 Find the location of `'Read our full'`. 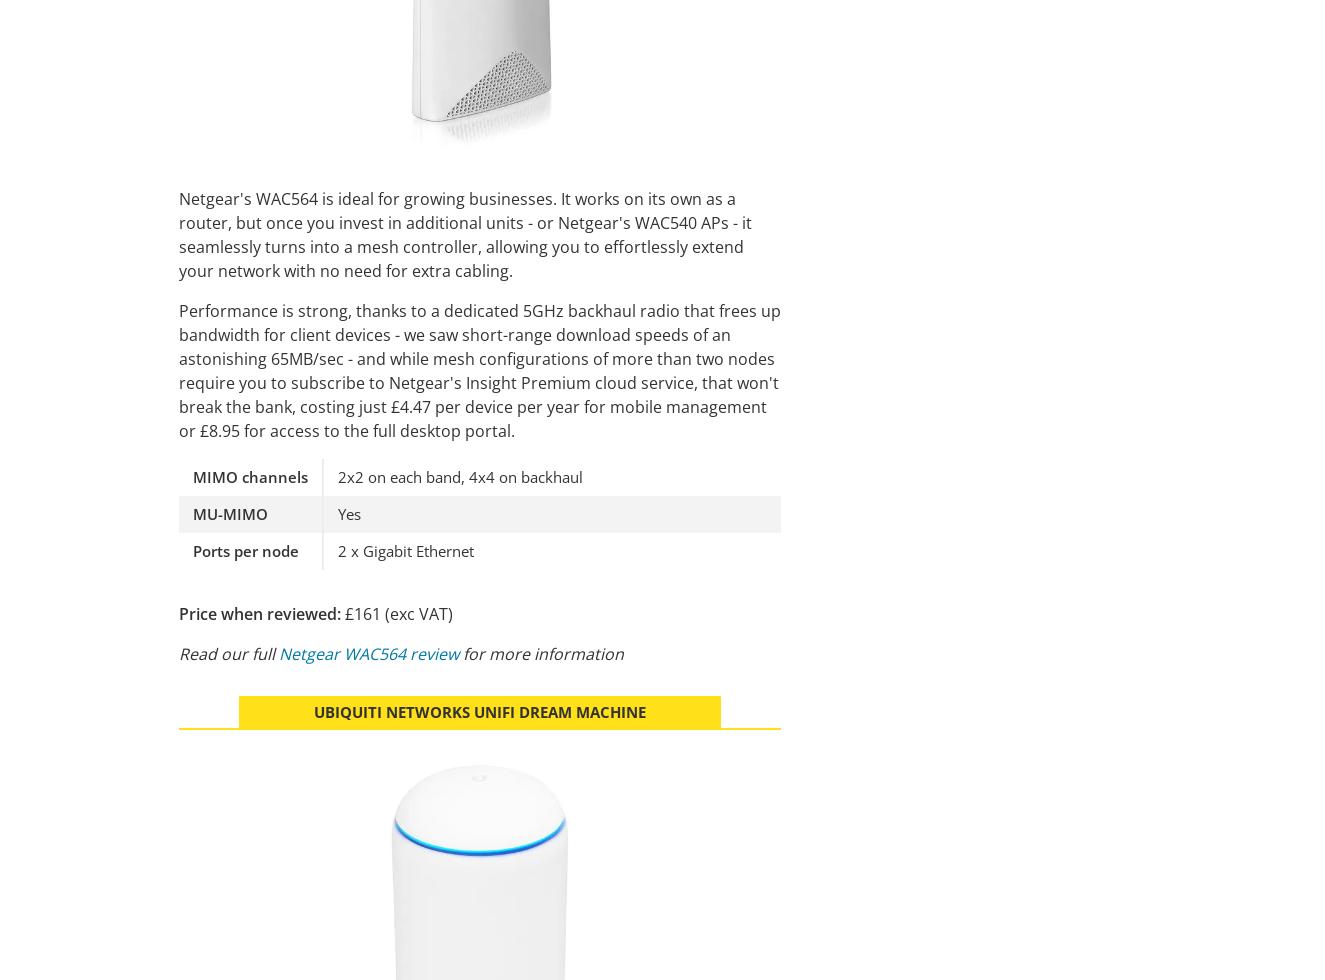

'Read our full' is located at coordinates (178, 652).